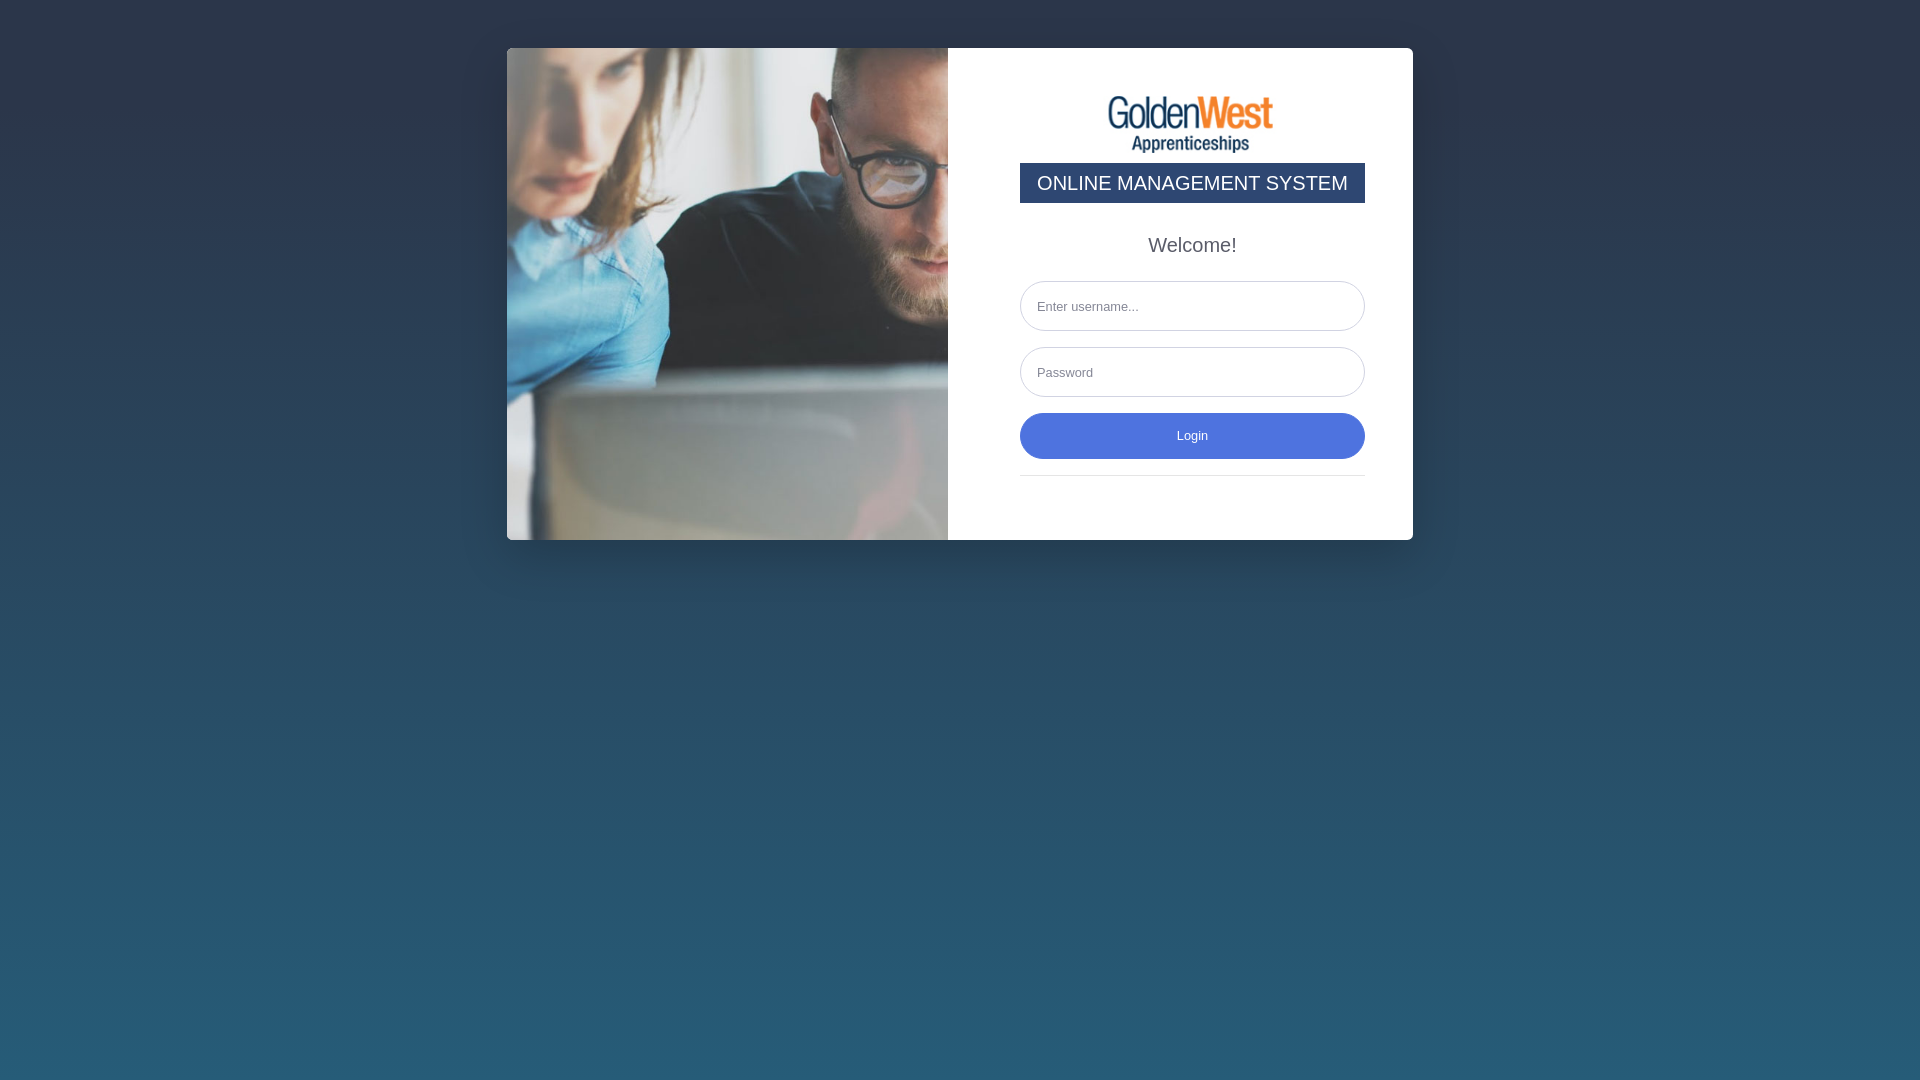 The image size is (1920, 1080). I want to click on 'Login', so click(1192, 434).